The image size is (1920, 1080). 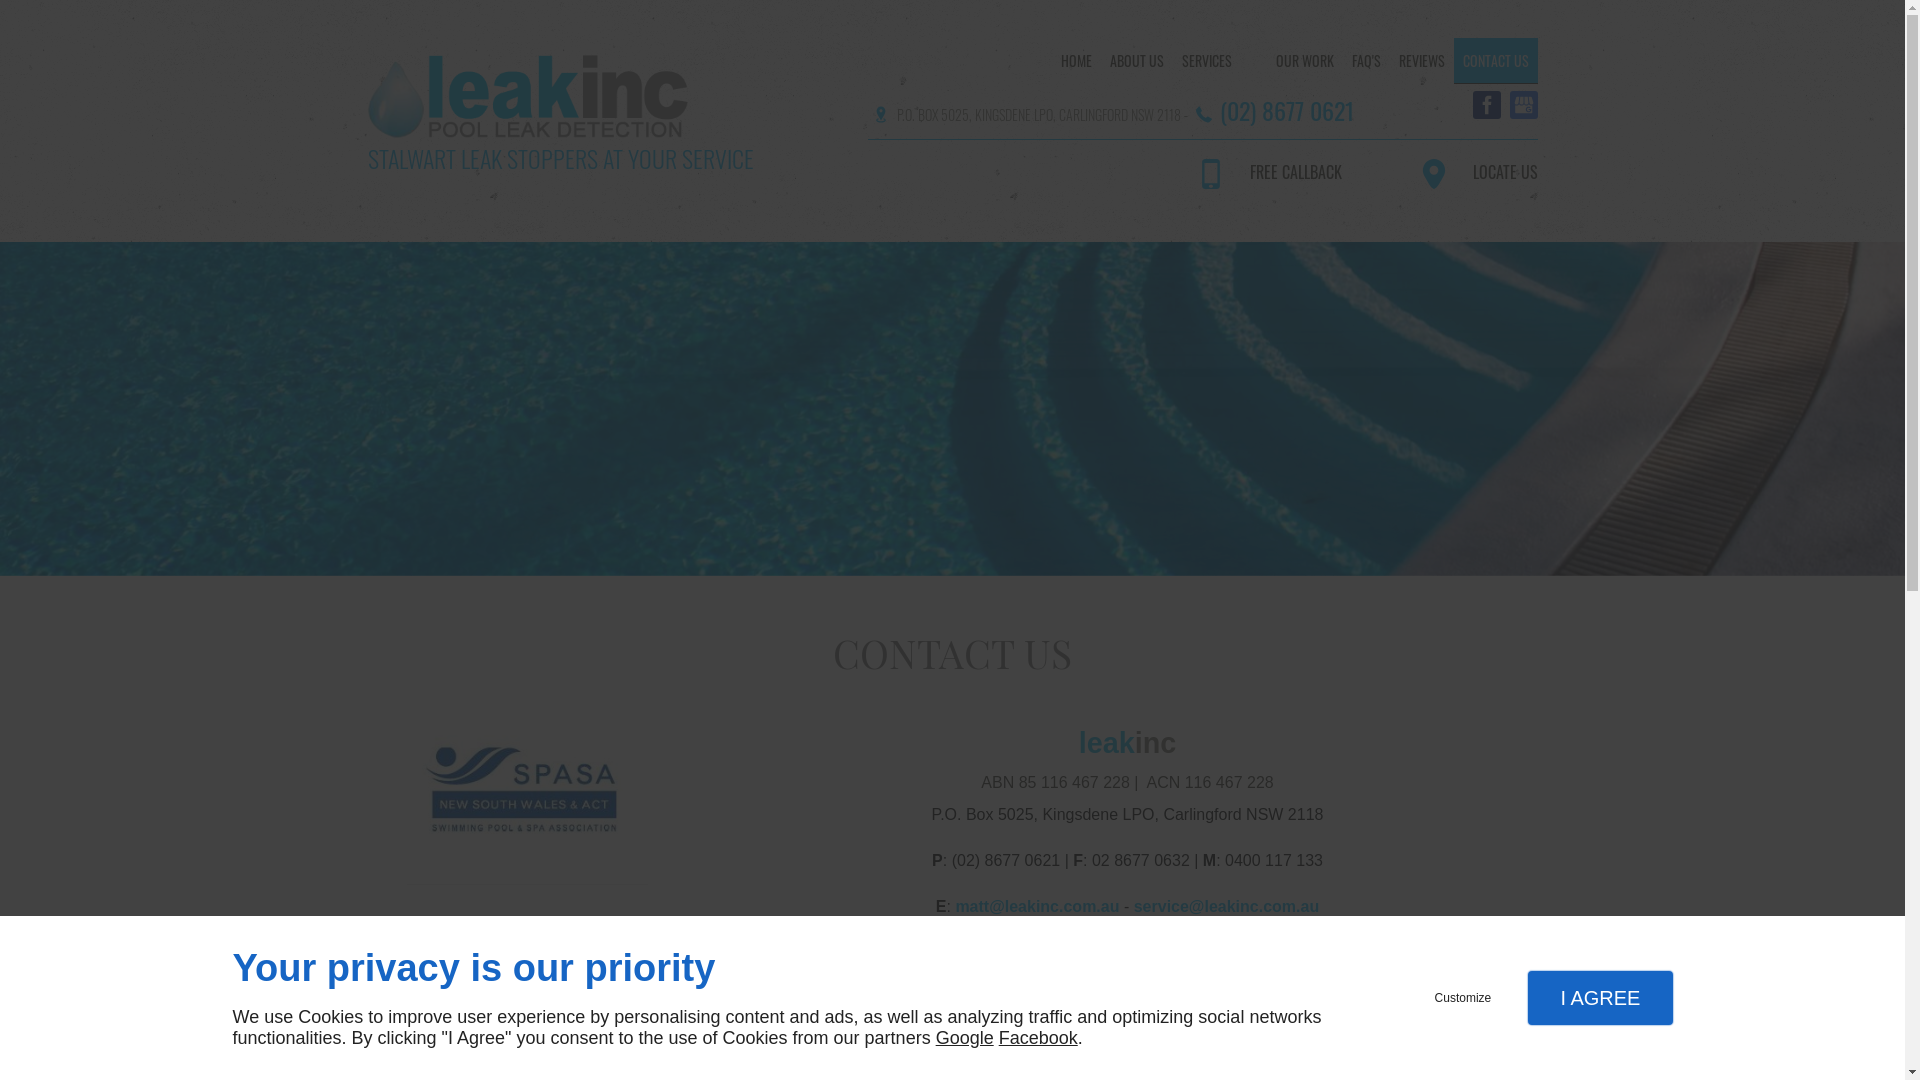 I want to click on 'service@leakinc.com.au', so click(x=1225, y=906).